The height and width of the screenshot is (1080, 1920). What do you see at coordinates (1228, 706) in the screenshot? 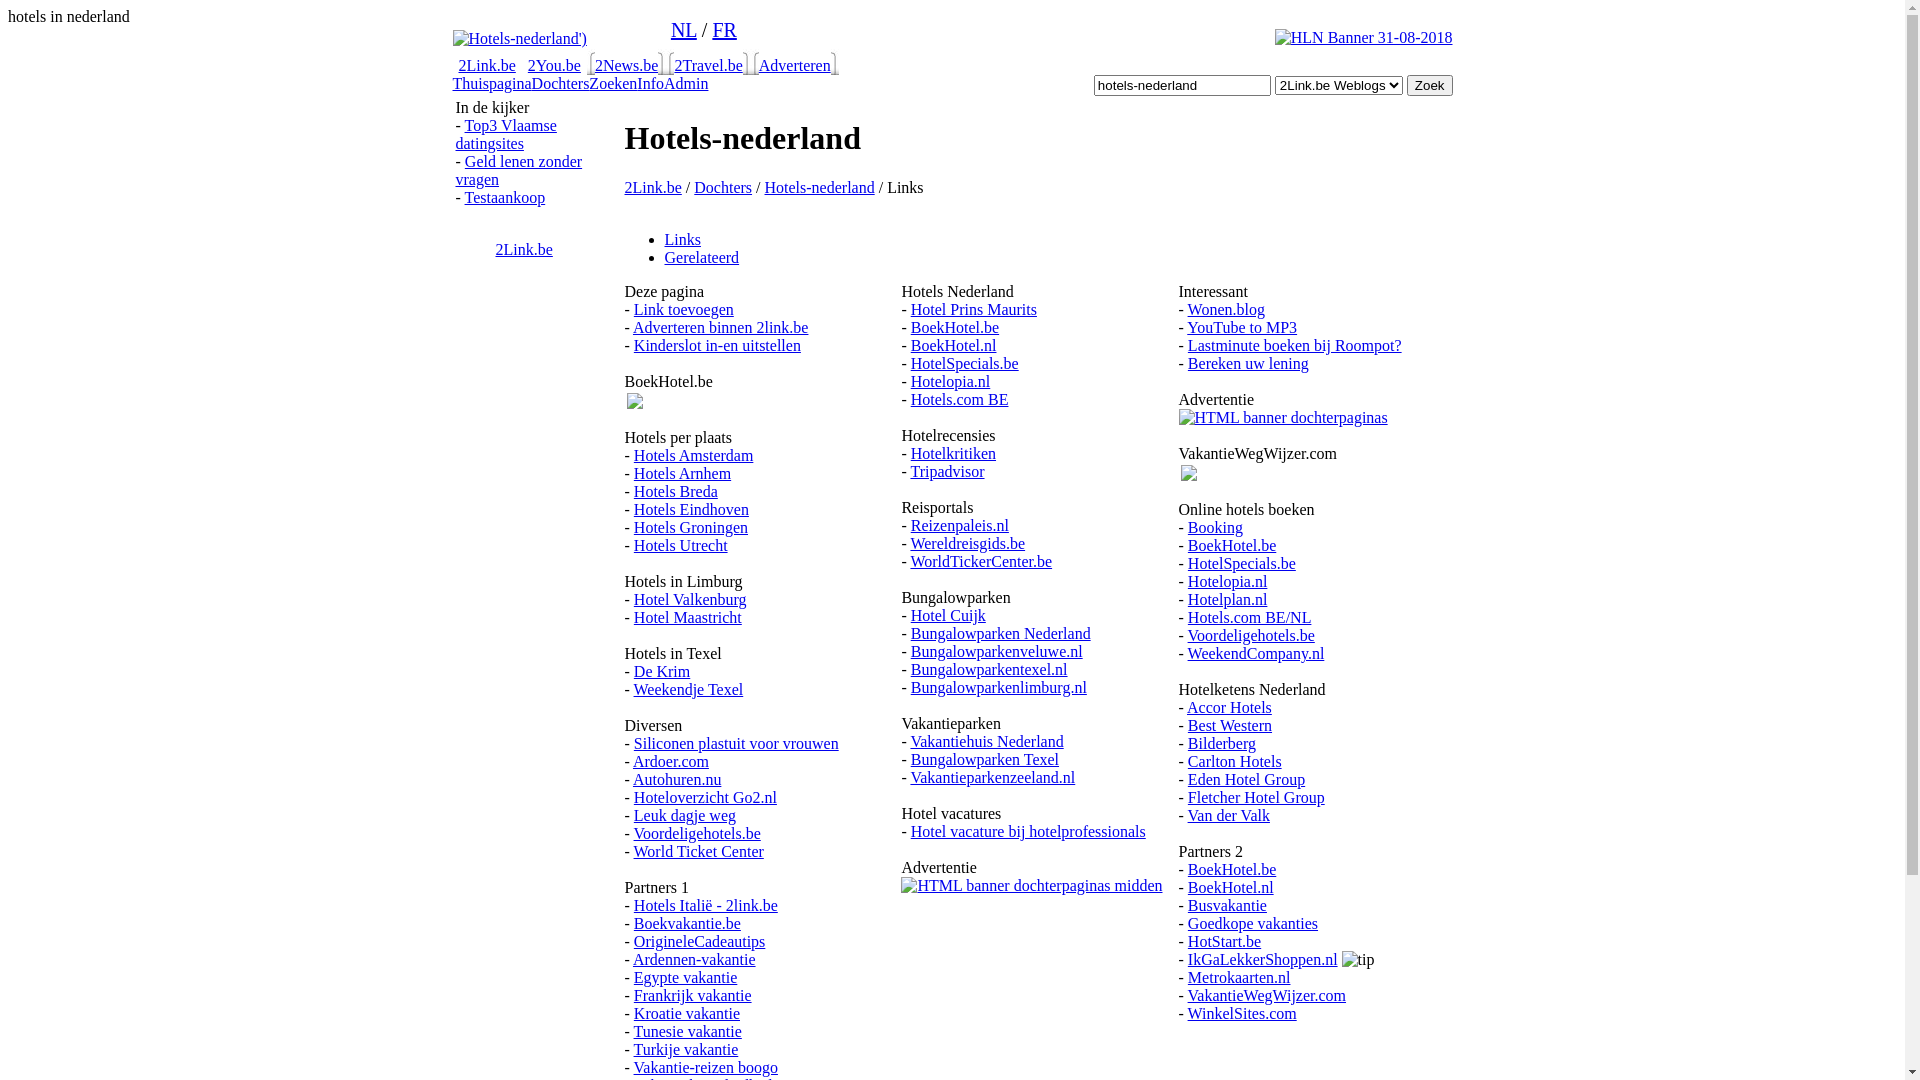
I see `'Accor Hotels'` at bounding box center [1228, 706].